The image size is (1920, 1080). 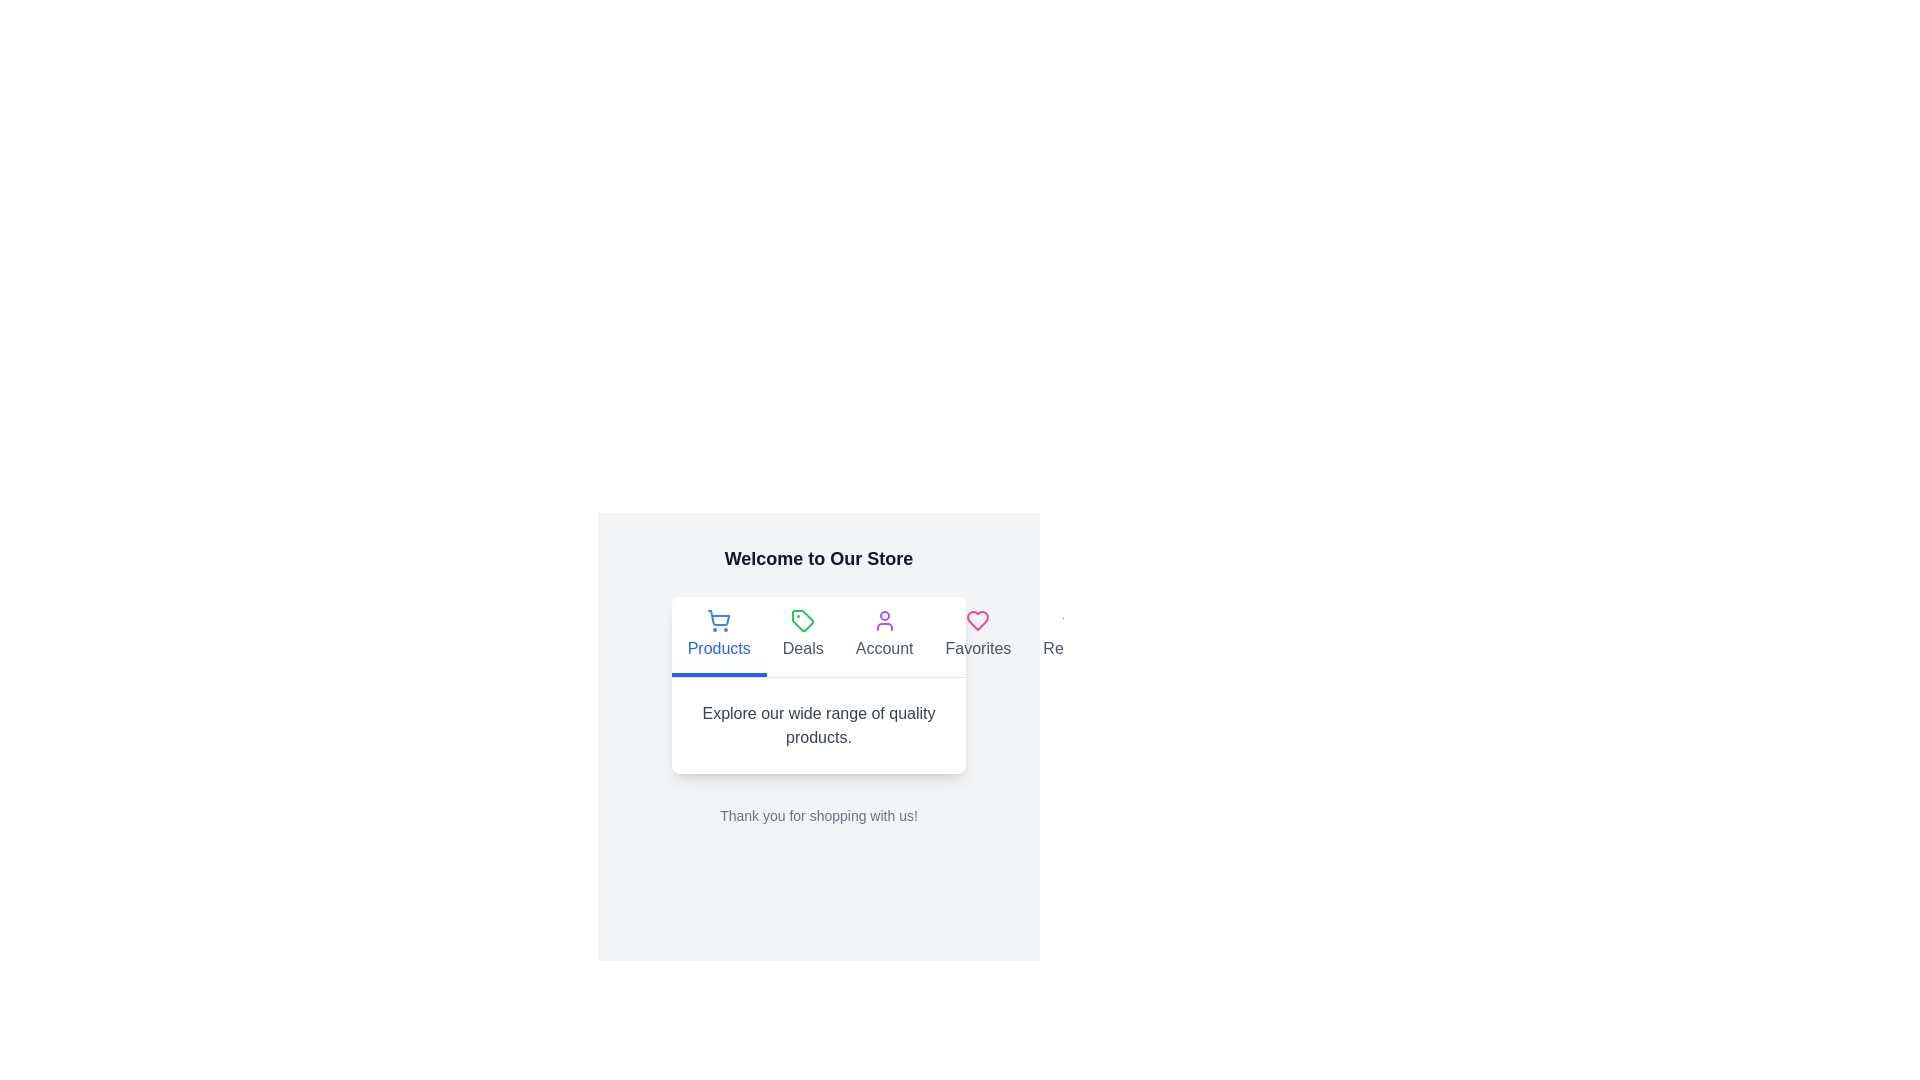 What do you see at coordinates (883, 620) in the screenshot?
I see `the 'Account' icon in the navigation menu` at bounding box center [883, 620].